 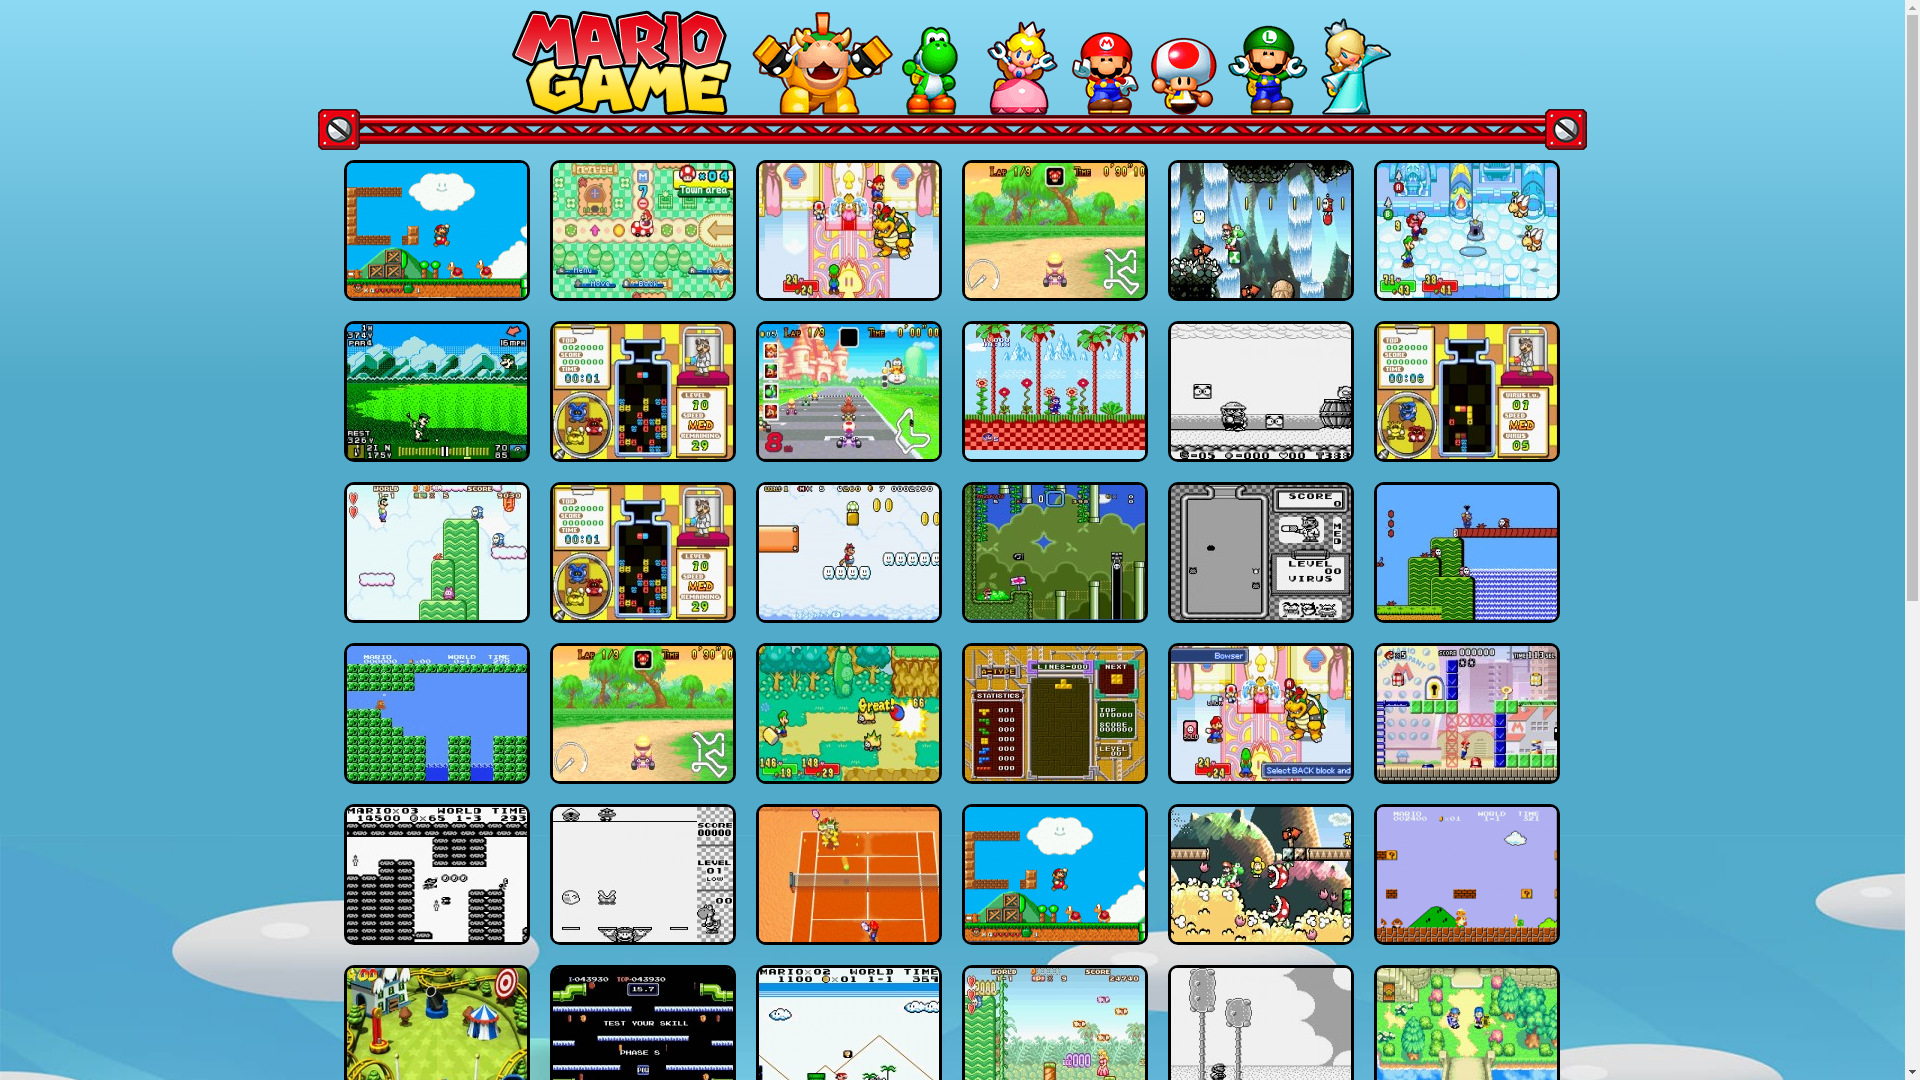 I want to click on 'Mario Power Tennis', so click(x=849, y=871).